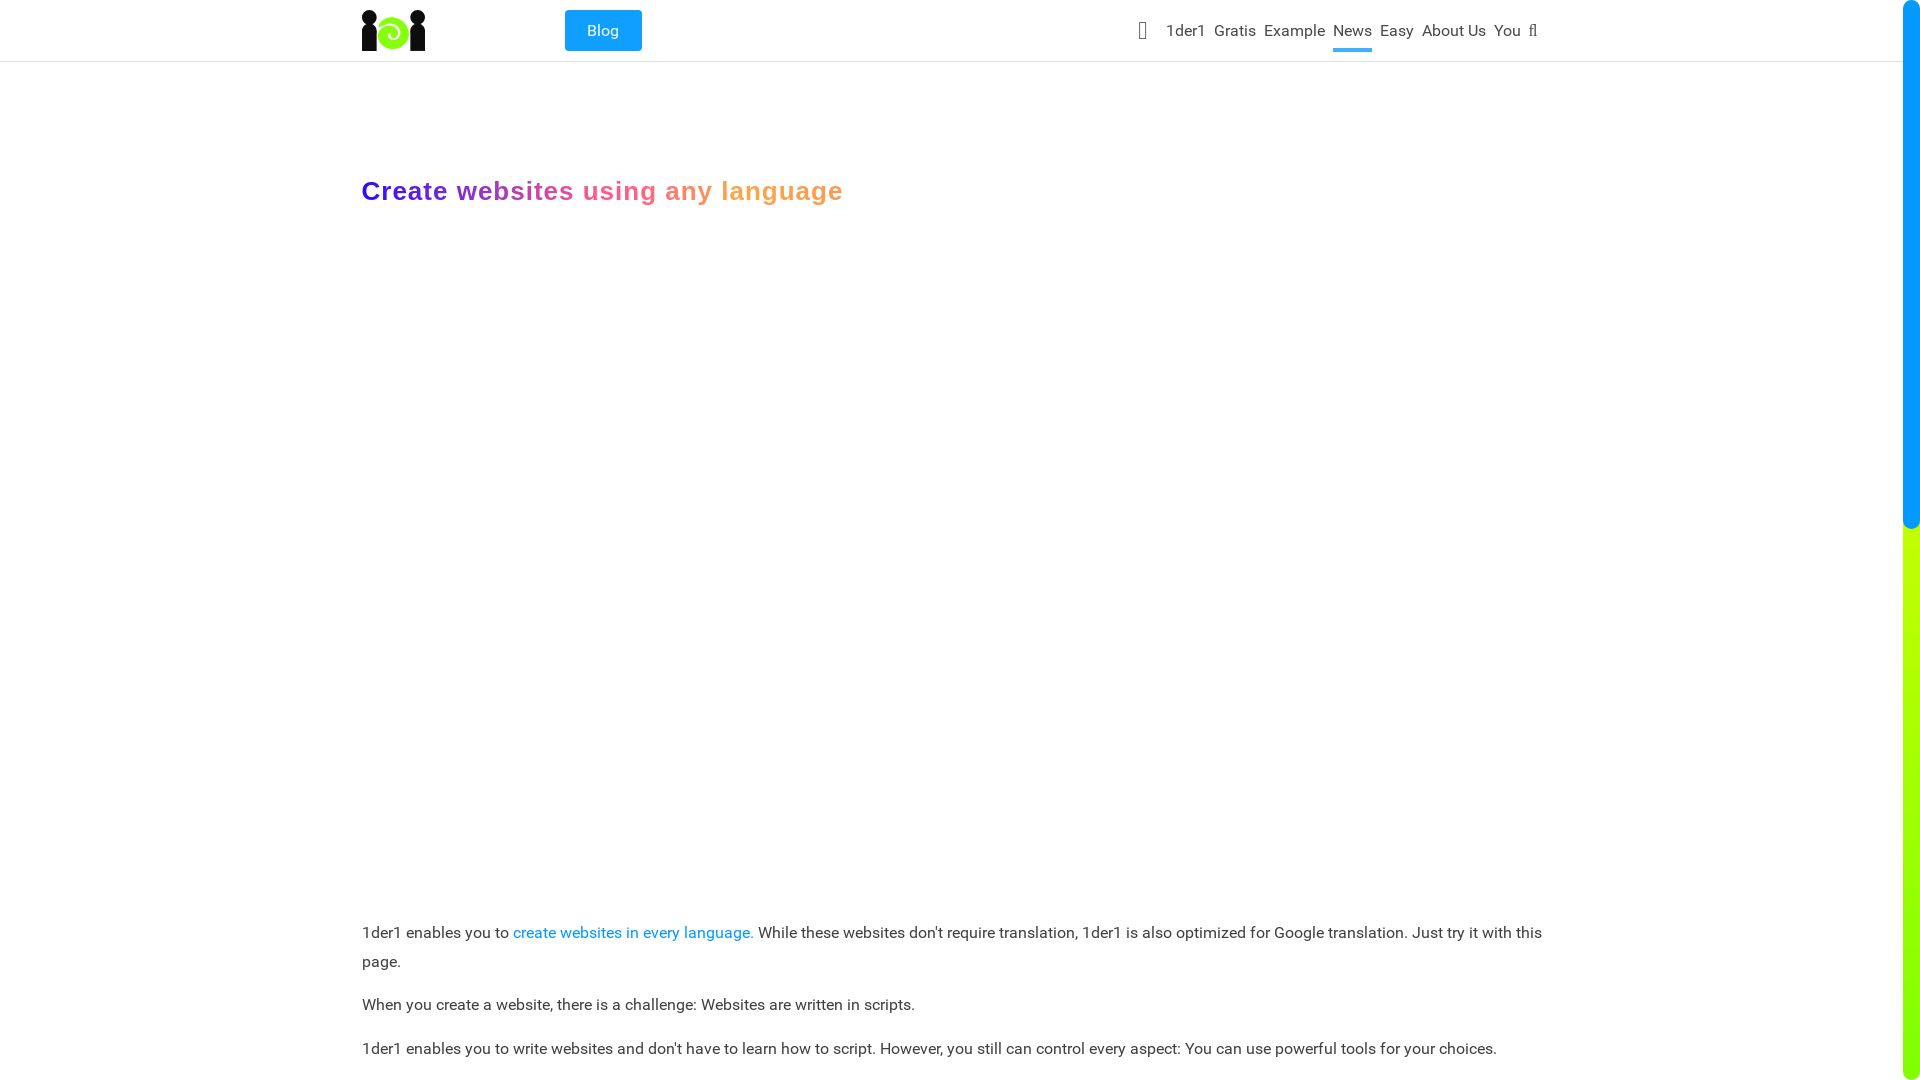  What do you see at coordinates (1395, 34) in the screenshot?
I see `'Easy'` at bounding box center [1395, 34].